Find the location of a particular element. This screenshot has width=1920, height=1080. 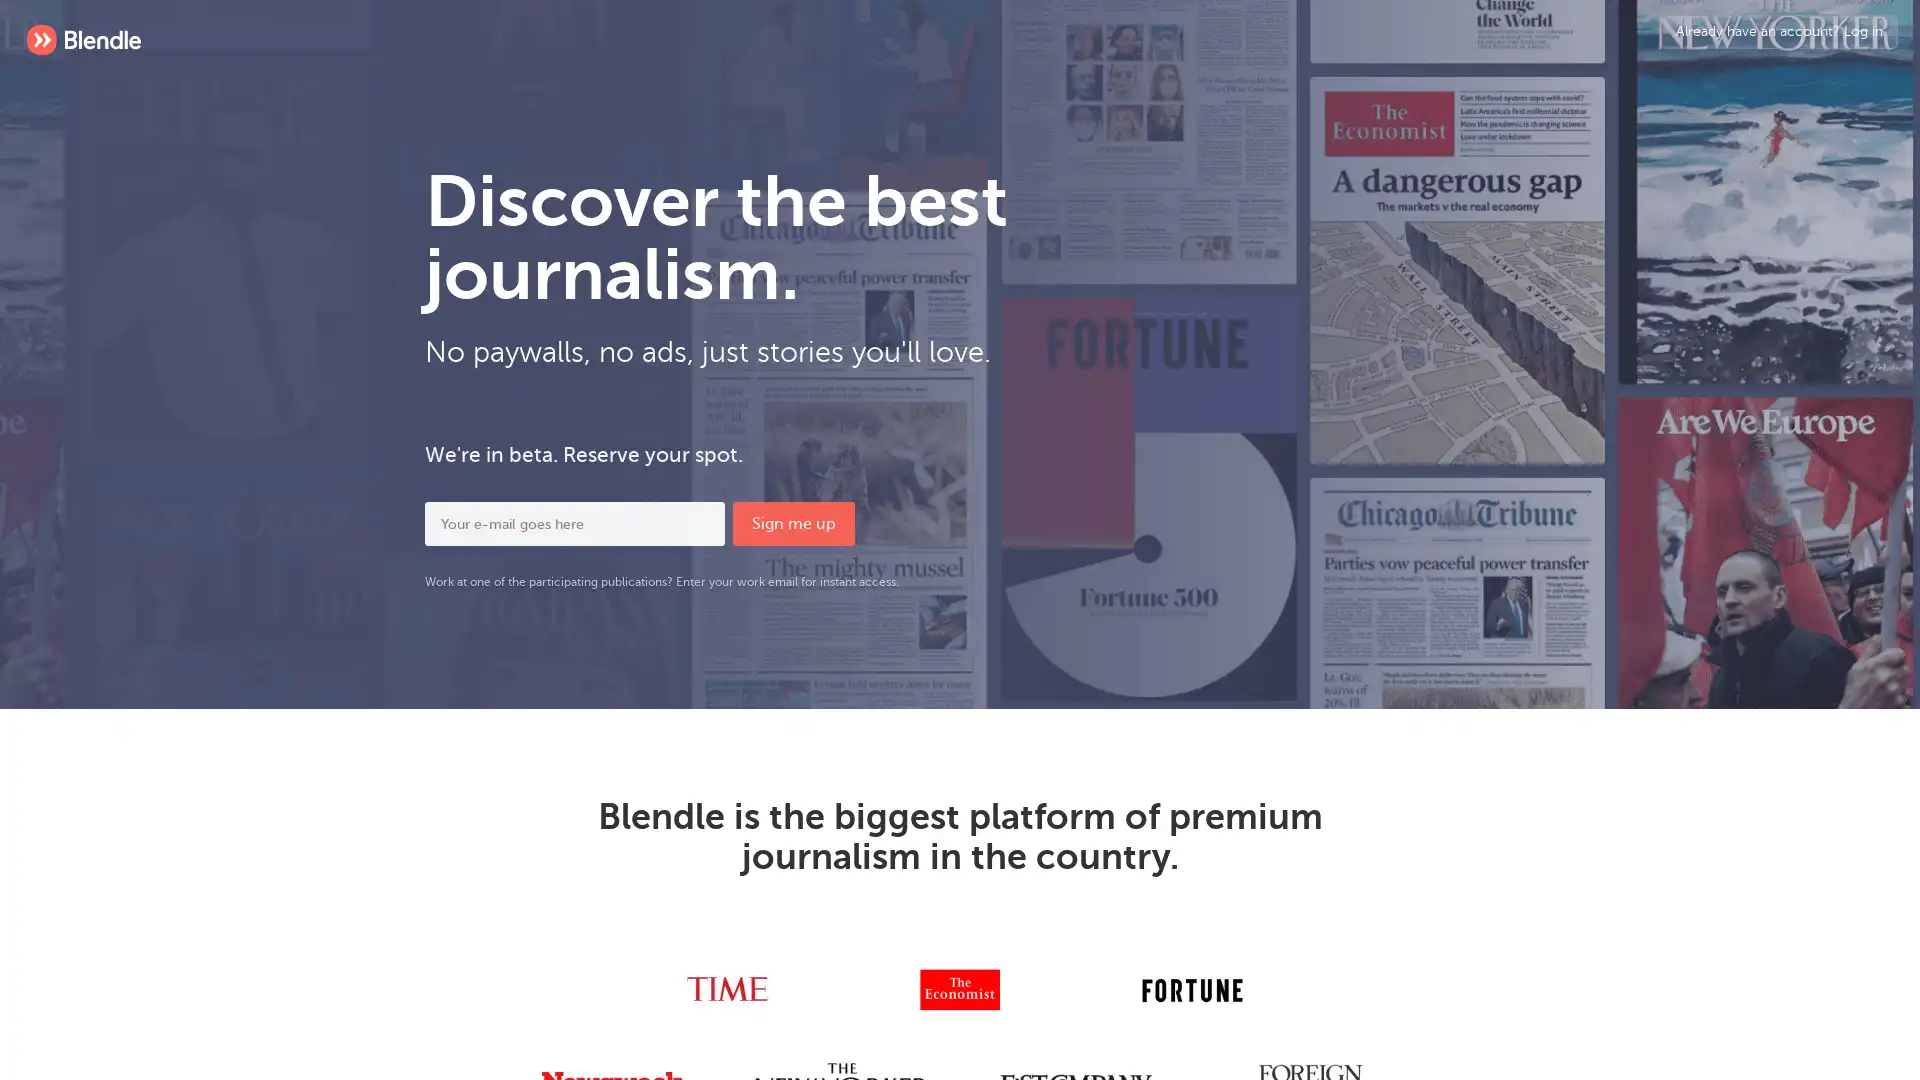

Sign me up is located at coordinates (792, 523).